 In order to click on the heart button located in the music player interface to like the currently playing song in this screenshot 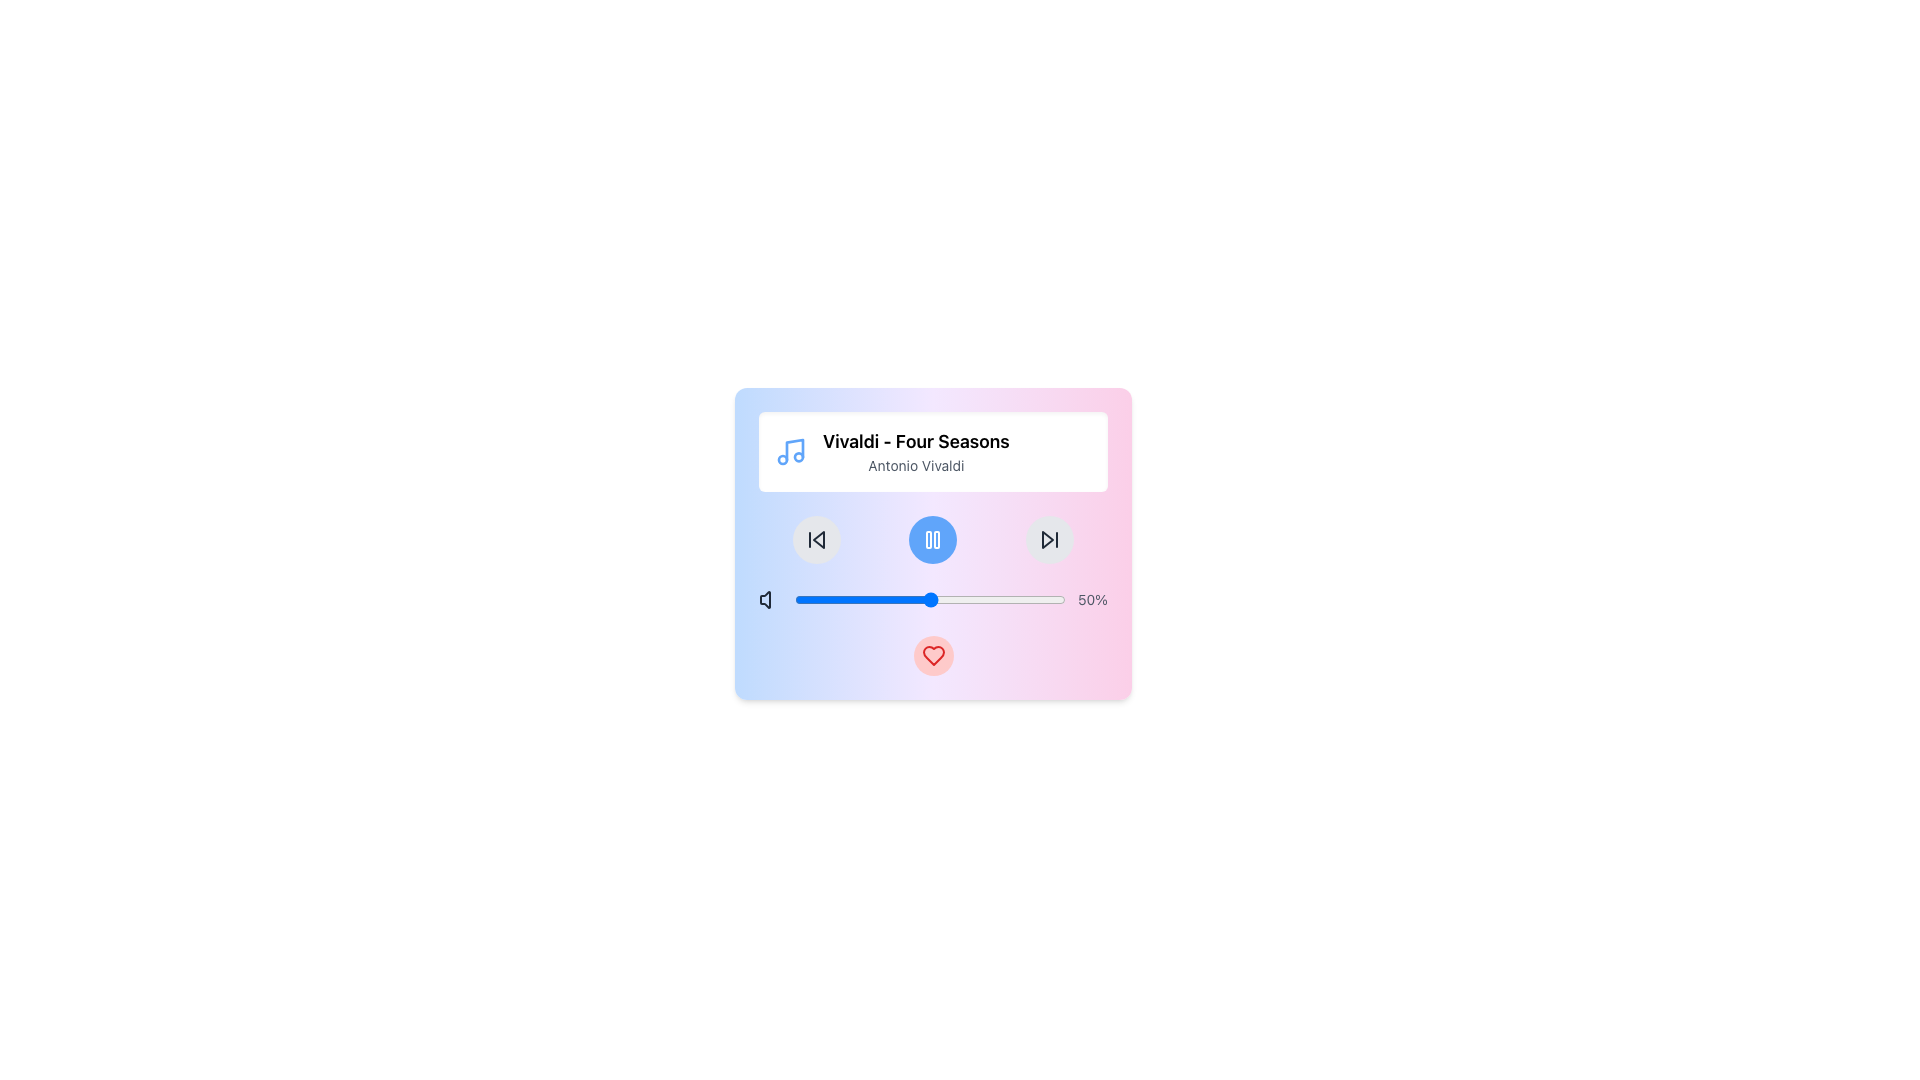, I will do `click(932, 543)`.